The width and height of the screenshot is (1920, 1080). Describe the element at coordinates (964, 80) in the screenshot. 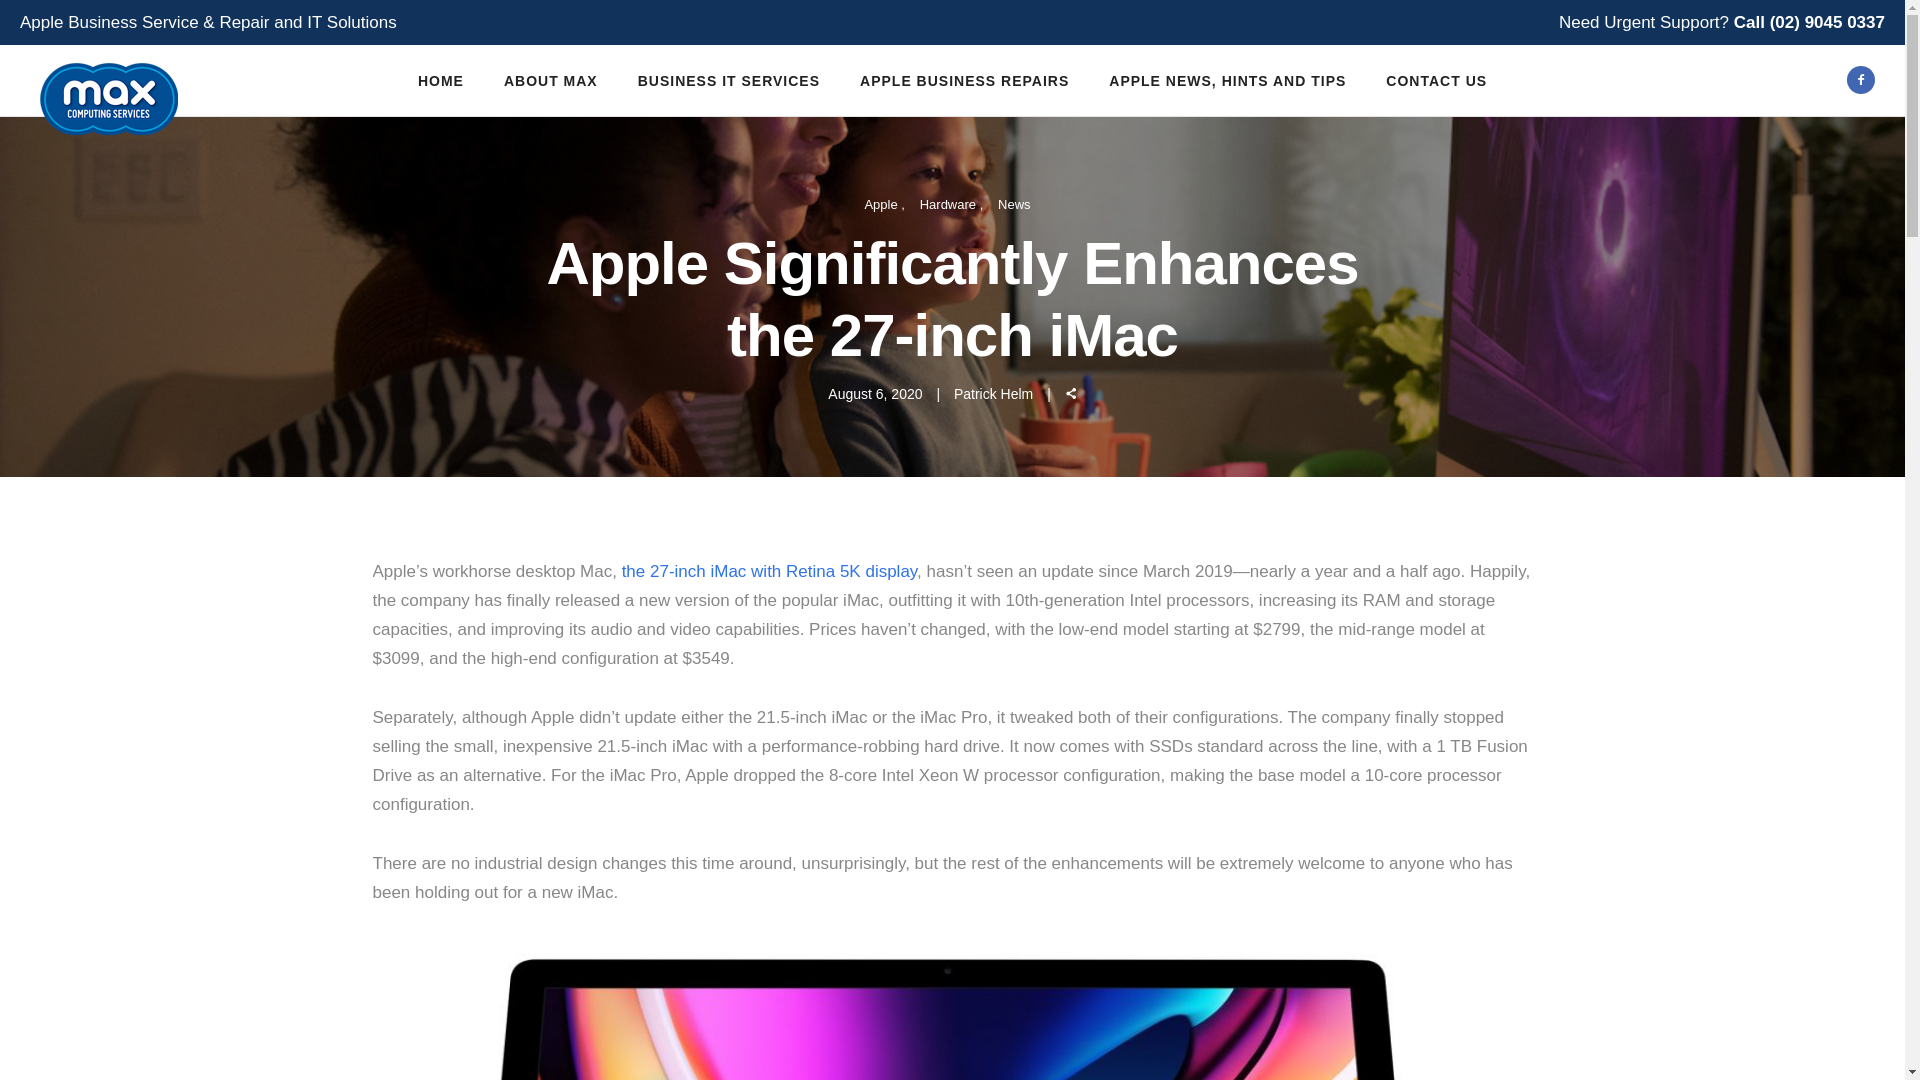

I see `'APPLE BUSINESS REPAIRS'` at that location.